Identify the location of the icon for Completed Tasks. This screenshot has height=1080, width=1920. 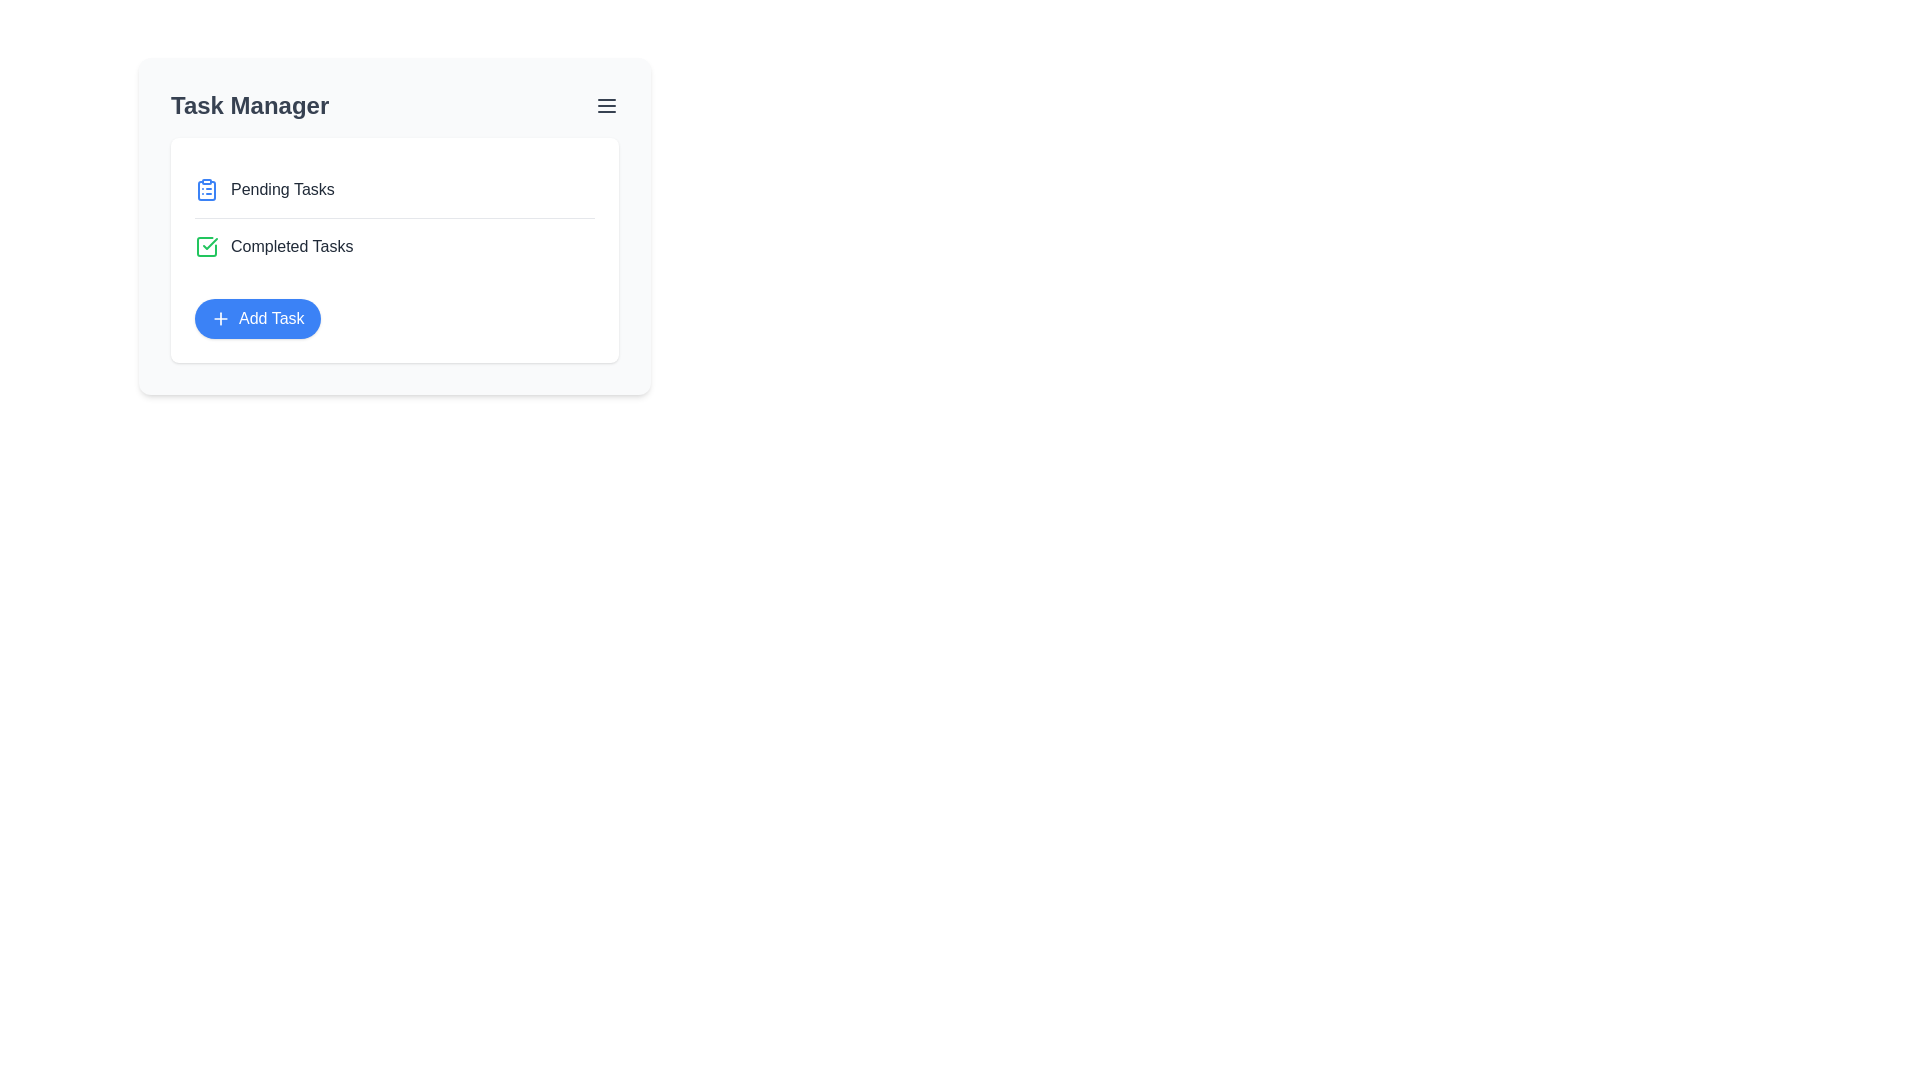
(206, 245).